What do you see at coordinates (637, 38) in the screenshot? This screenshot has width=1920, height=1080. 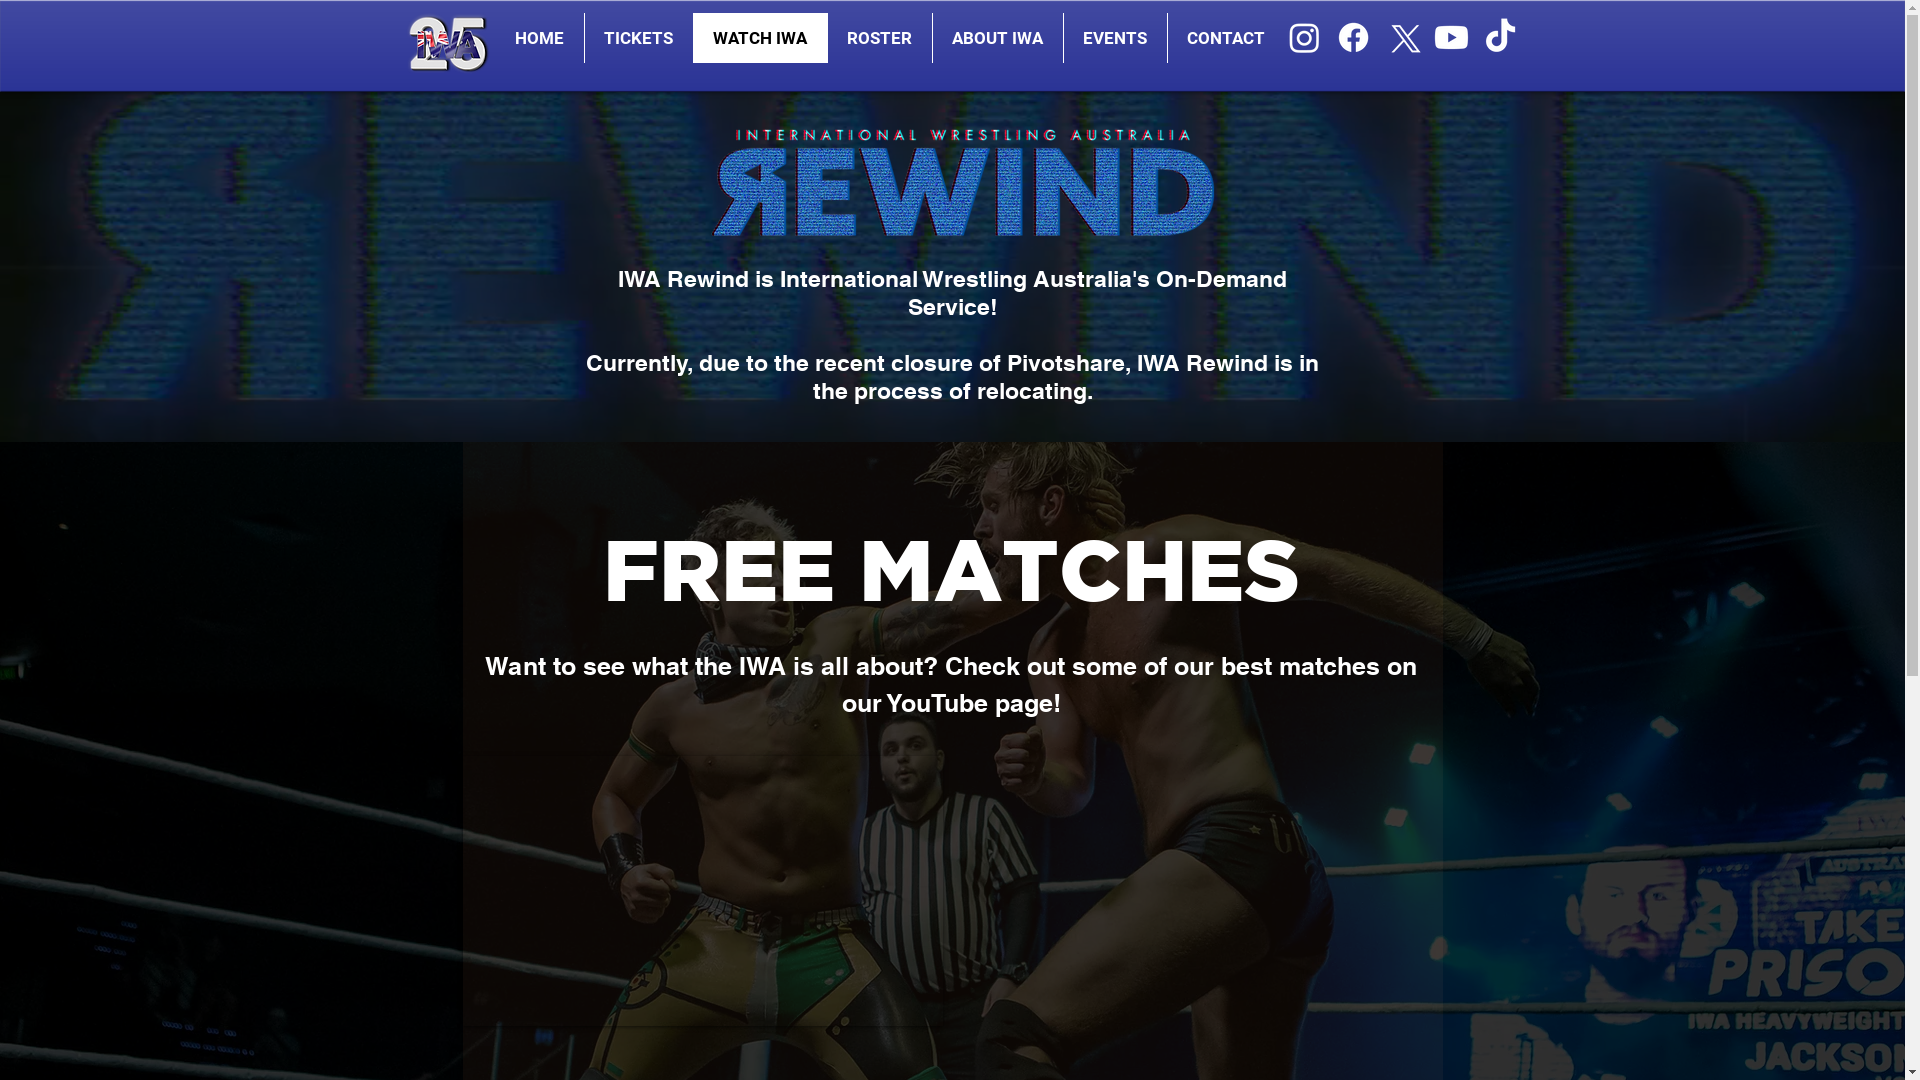 I see `'TICKETS'` at bounding box center [637, 38].